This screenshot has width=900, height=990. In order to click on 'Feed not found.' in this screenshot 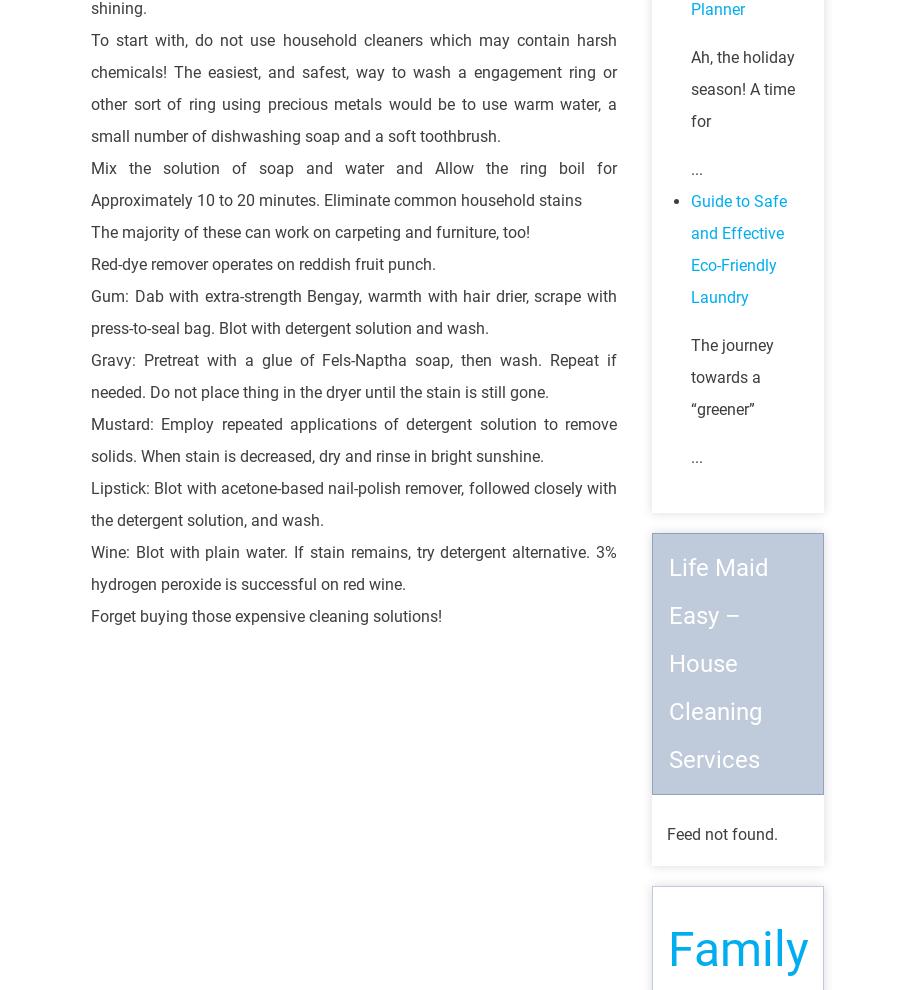, I will do `click(721, 833)`.